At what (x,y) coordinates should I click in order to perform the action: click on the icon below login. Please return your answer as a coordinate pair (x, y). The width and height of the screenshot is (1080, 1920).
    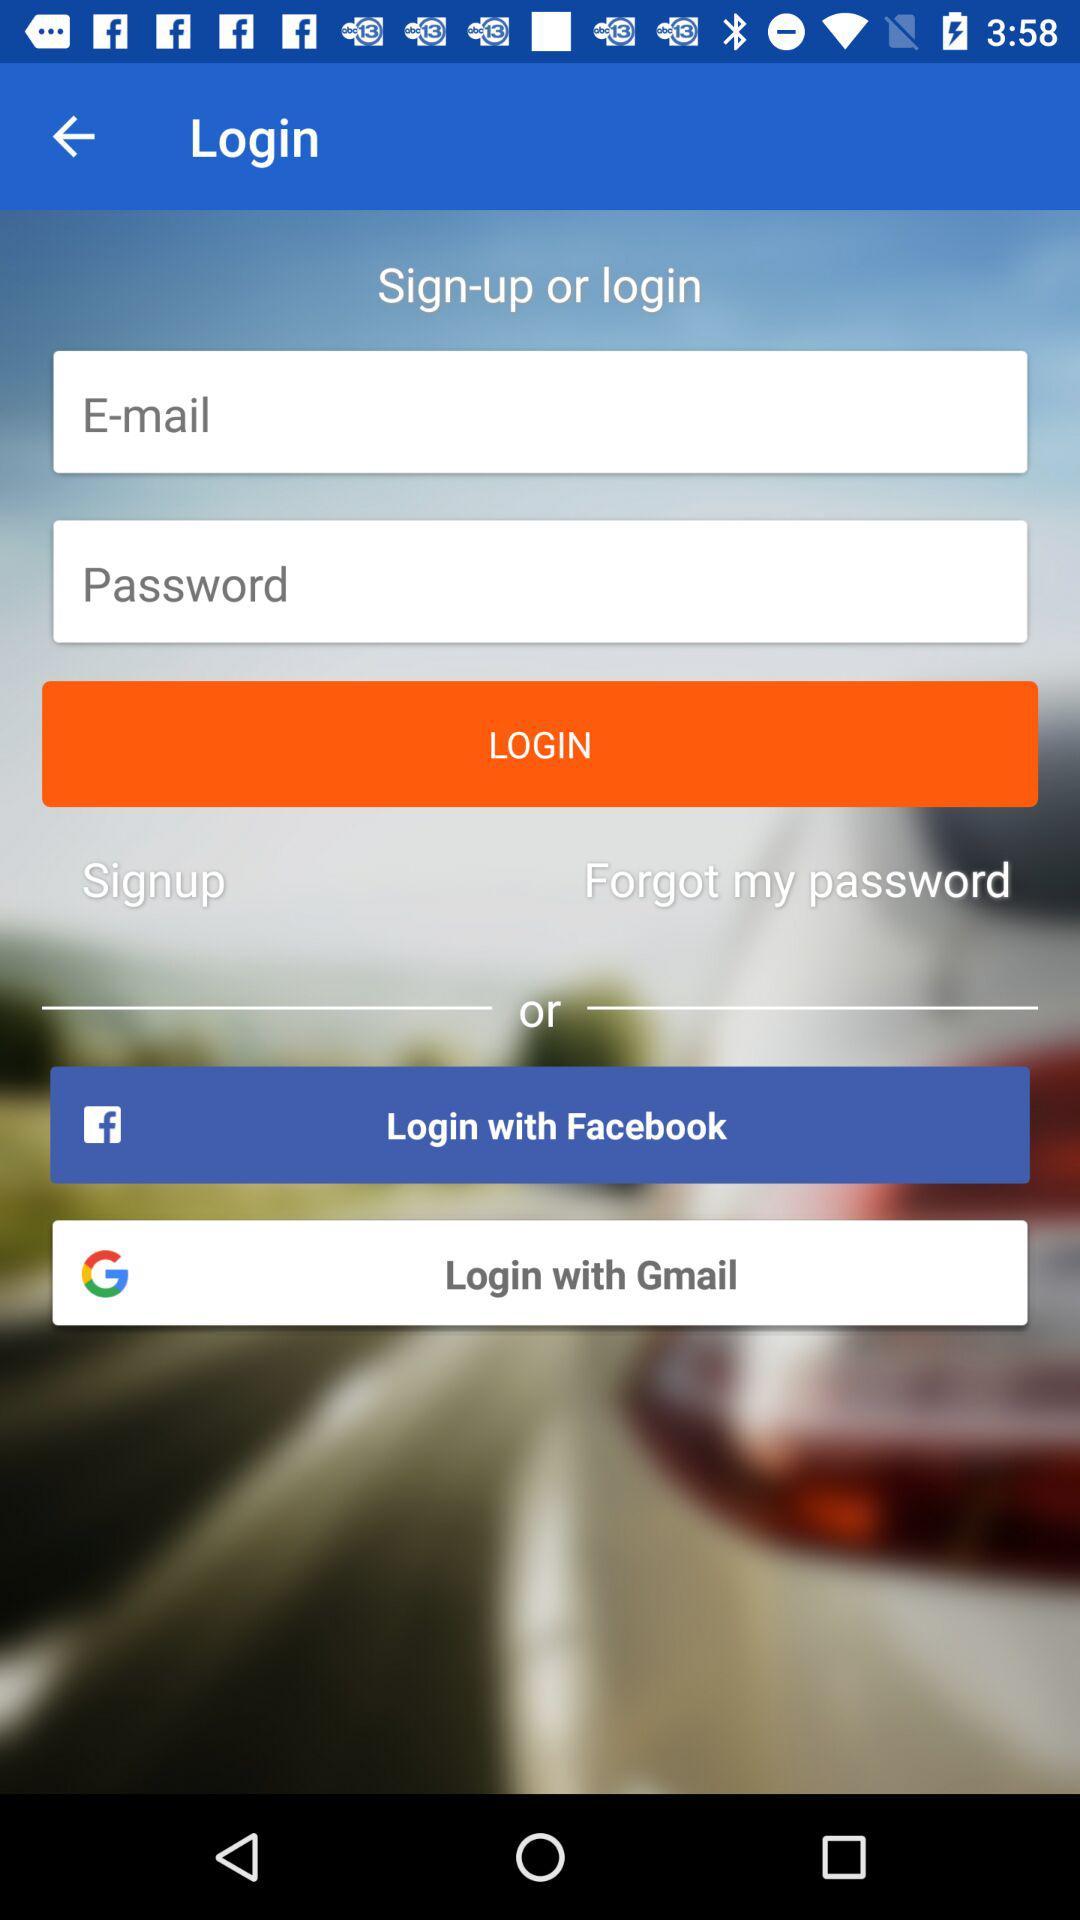
    Looking at the image, I should click on (152, 878).